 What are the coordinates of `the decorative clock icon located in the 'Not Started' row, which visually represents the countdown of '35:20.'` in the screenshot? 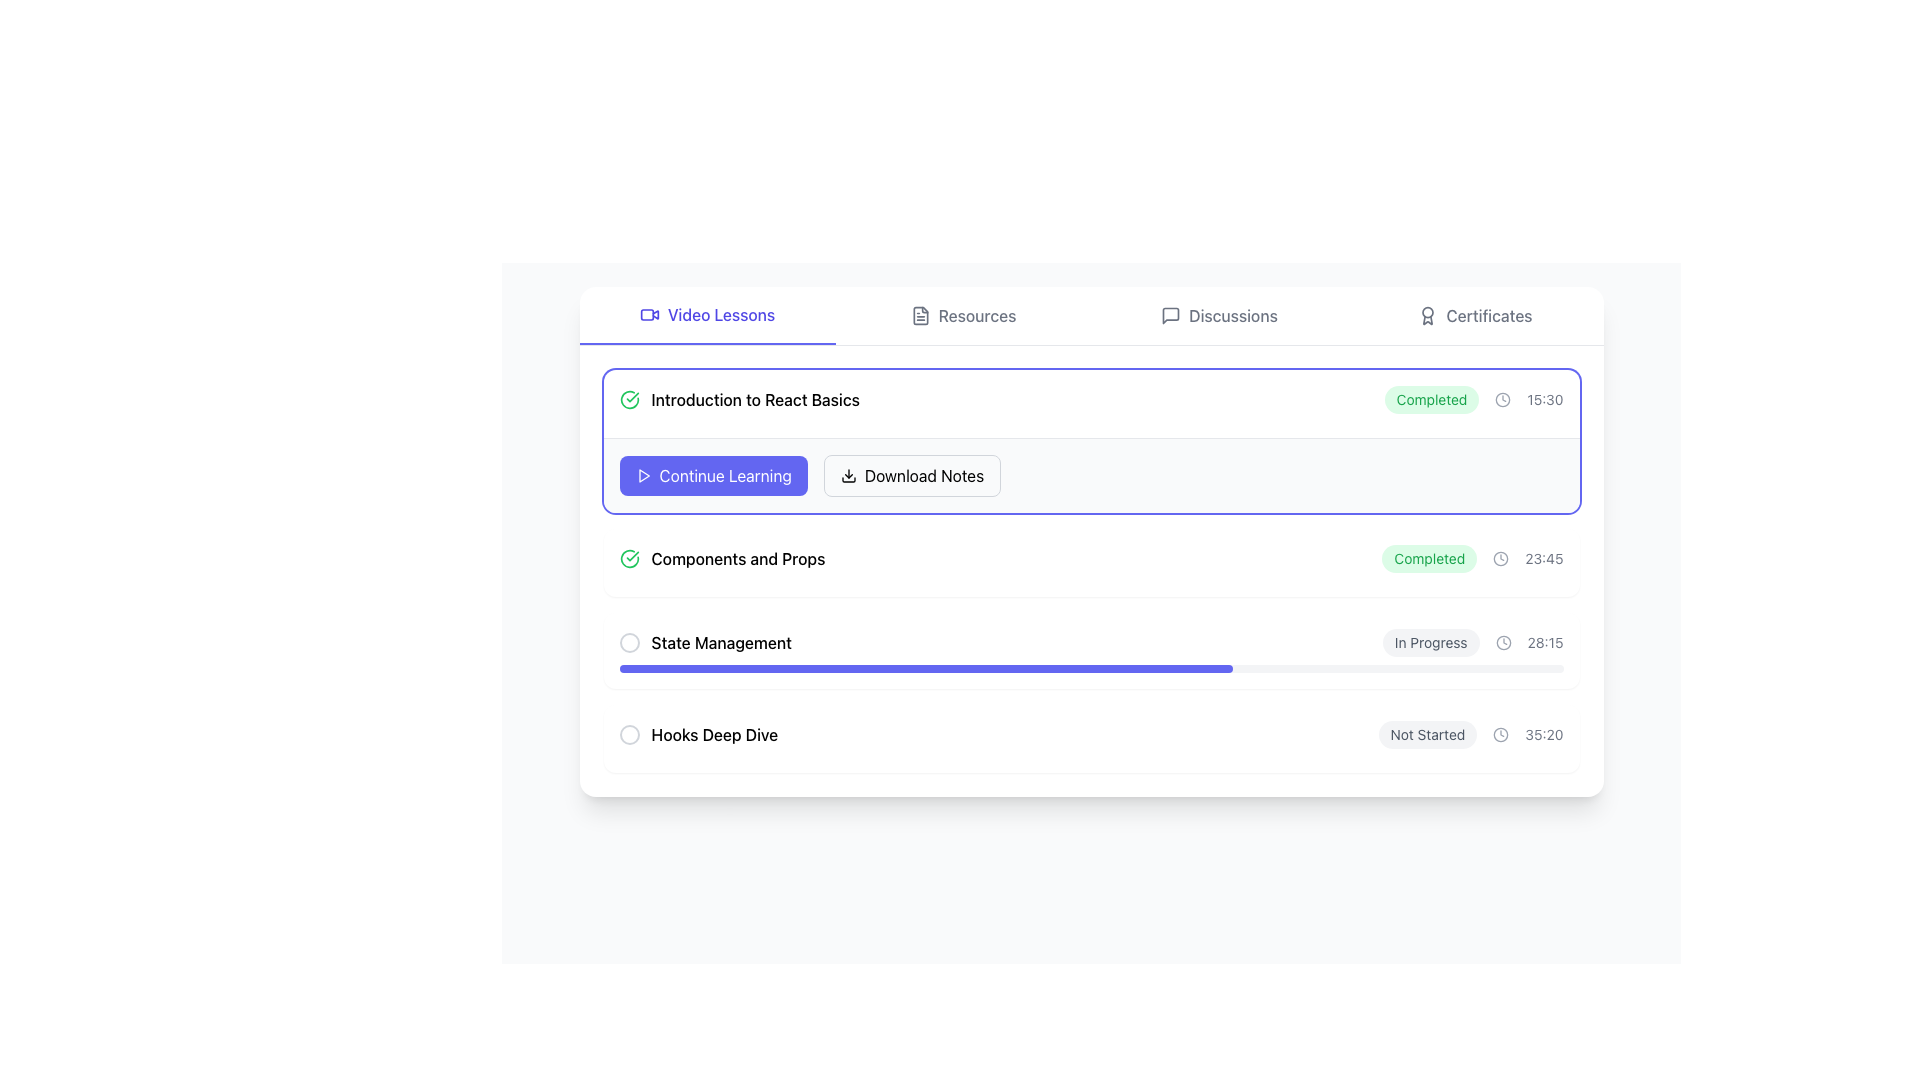 It's located at (1501, 735).